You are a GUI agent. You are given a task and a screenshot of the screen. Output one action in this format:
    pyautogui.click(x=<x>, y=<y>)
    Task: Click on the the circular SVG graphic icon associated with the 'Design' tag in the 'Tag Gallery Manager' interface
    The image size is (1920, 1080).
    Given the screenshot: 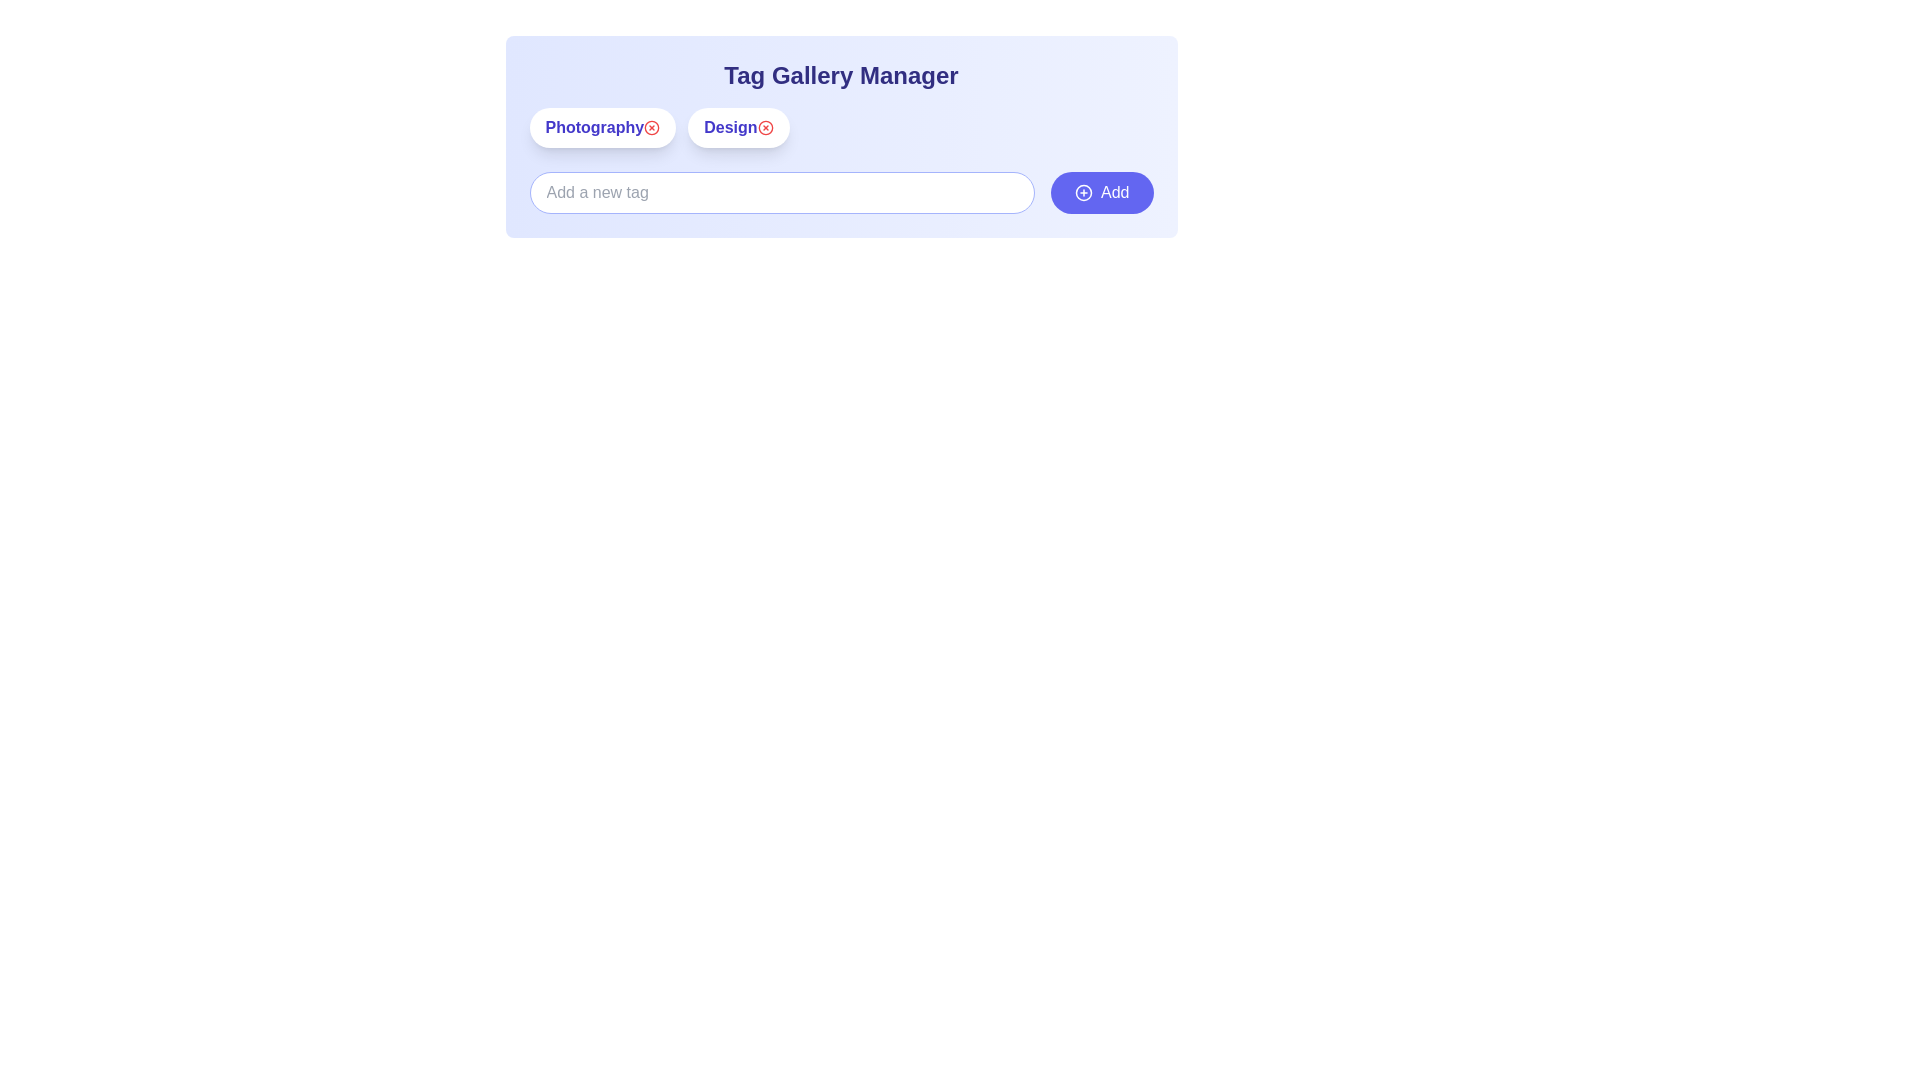 What is the action you would take?
    pyautogui.click(x=764, y=127)
    